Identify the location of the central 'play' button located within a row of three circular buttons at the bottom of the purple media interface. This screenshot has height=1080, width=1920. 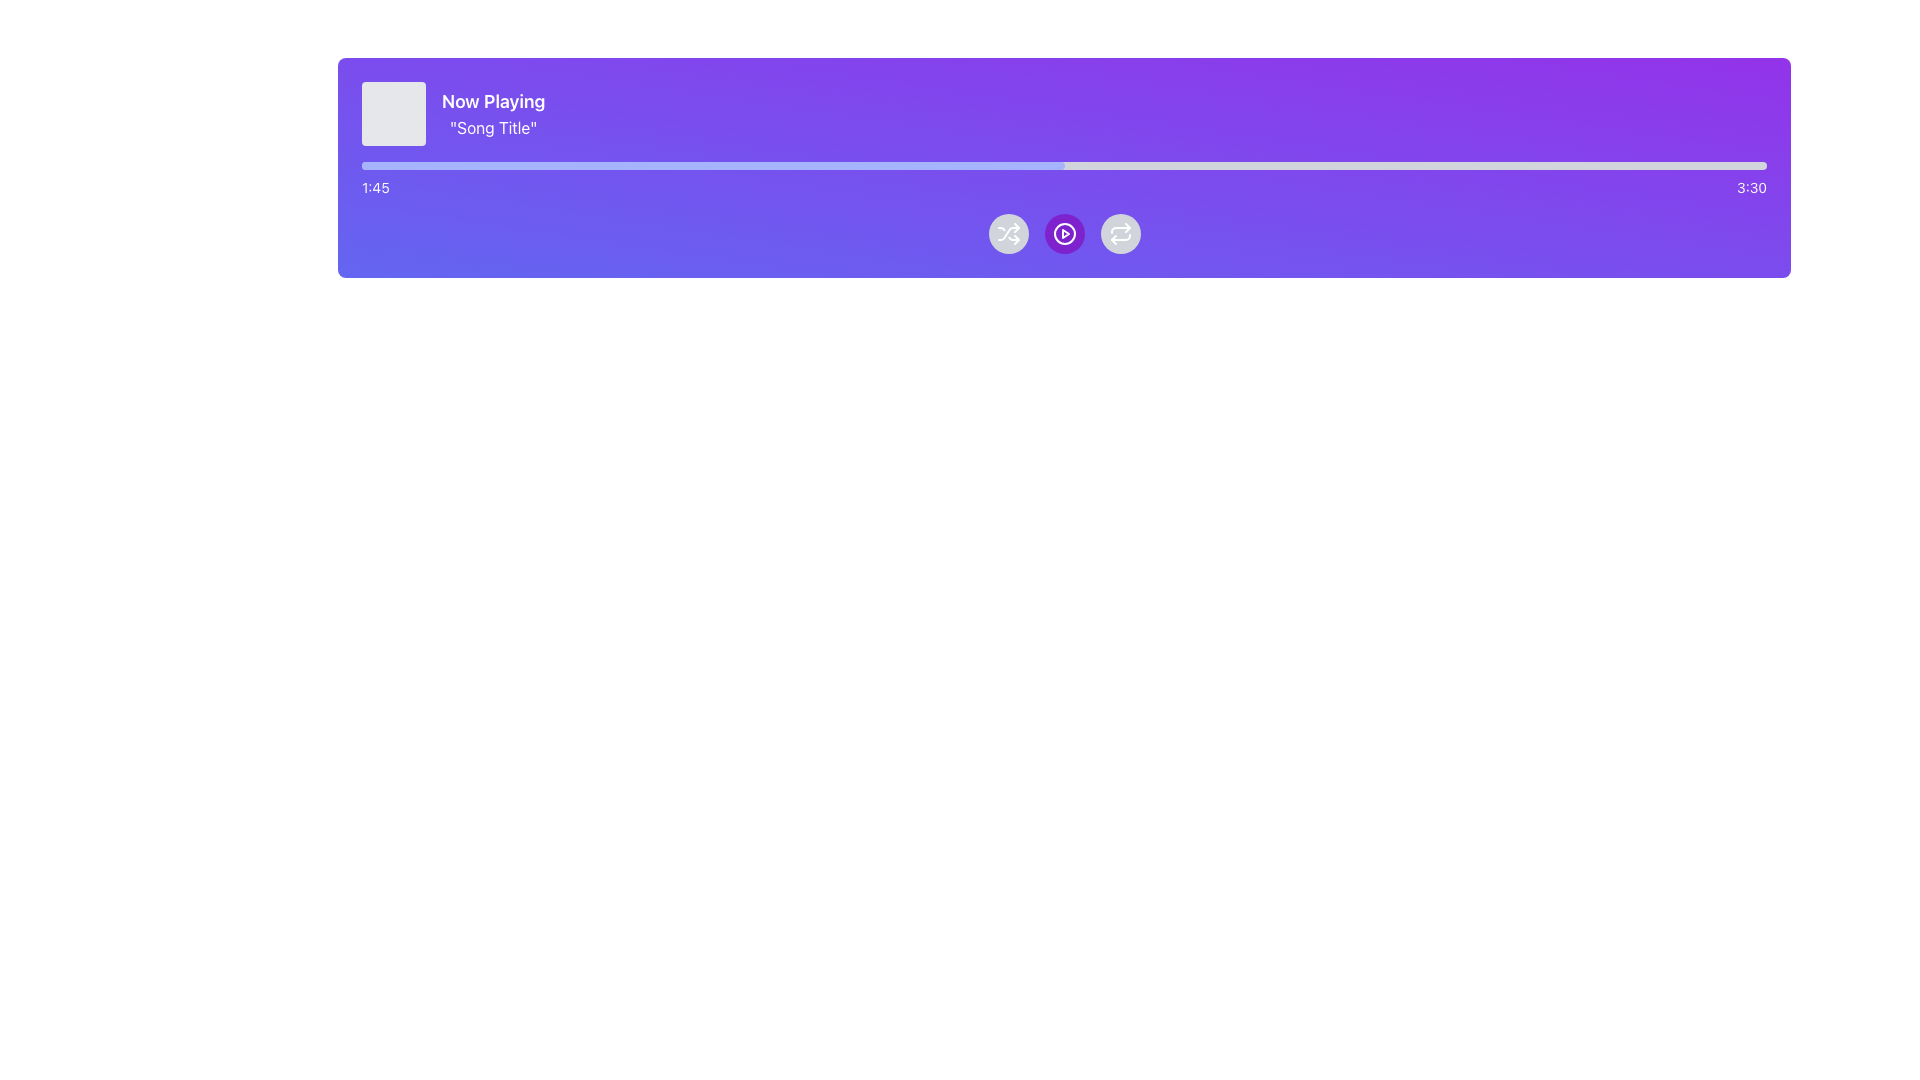
(1063, 233).